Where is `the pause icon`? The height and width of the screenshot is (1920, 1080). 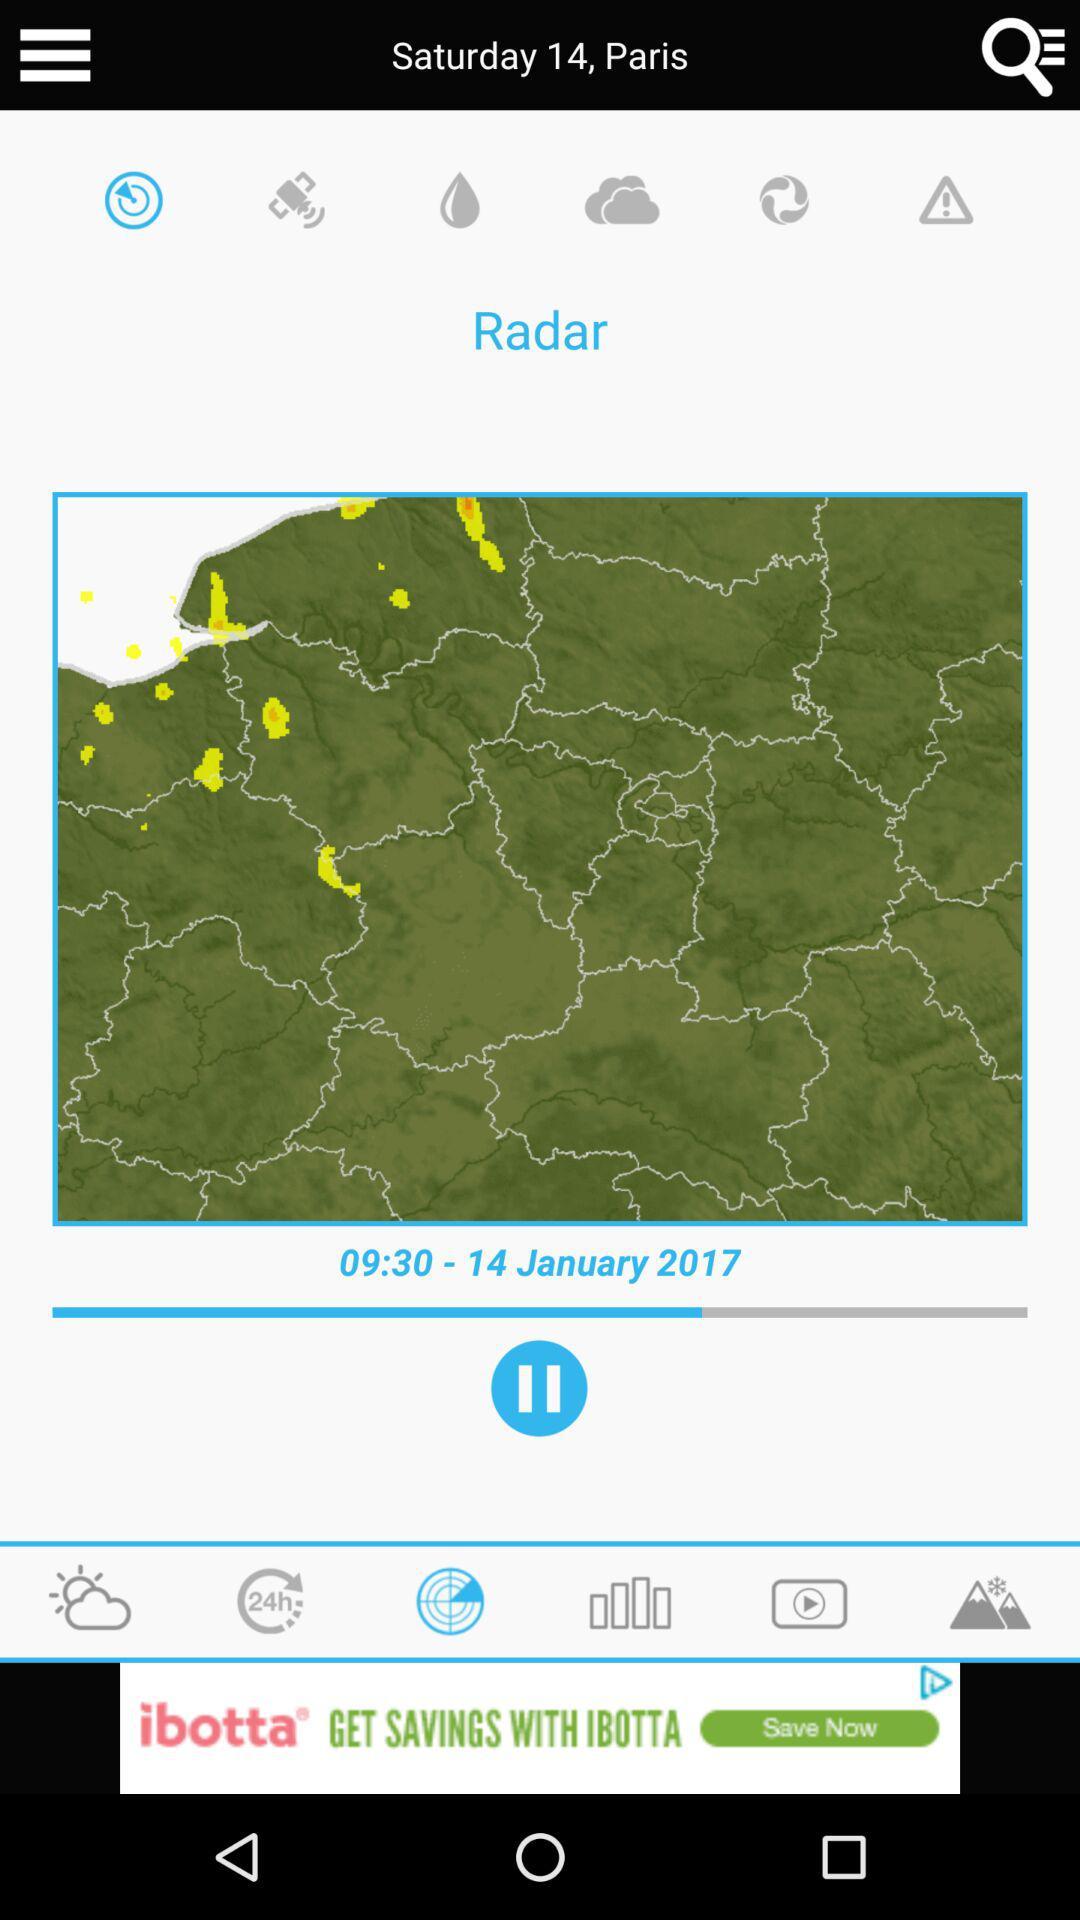
the pause icon is located at coordinates (538, 1486).